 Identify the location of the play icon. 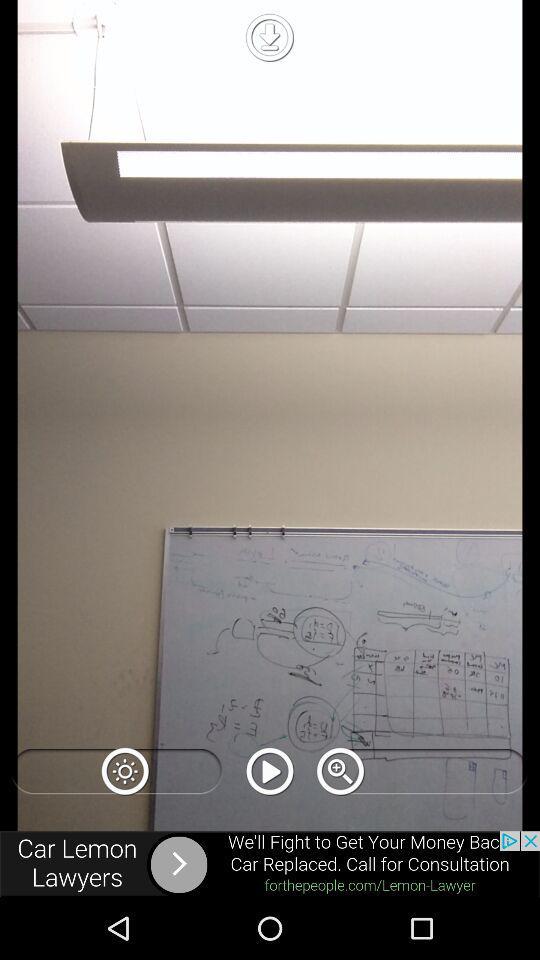
(270, 770).